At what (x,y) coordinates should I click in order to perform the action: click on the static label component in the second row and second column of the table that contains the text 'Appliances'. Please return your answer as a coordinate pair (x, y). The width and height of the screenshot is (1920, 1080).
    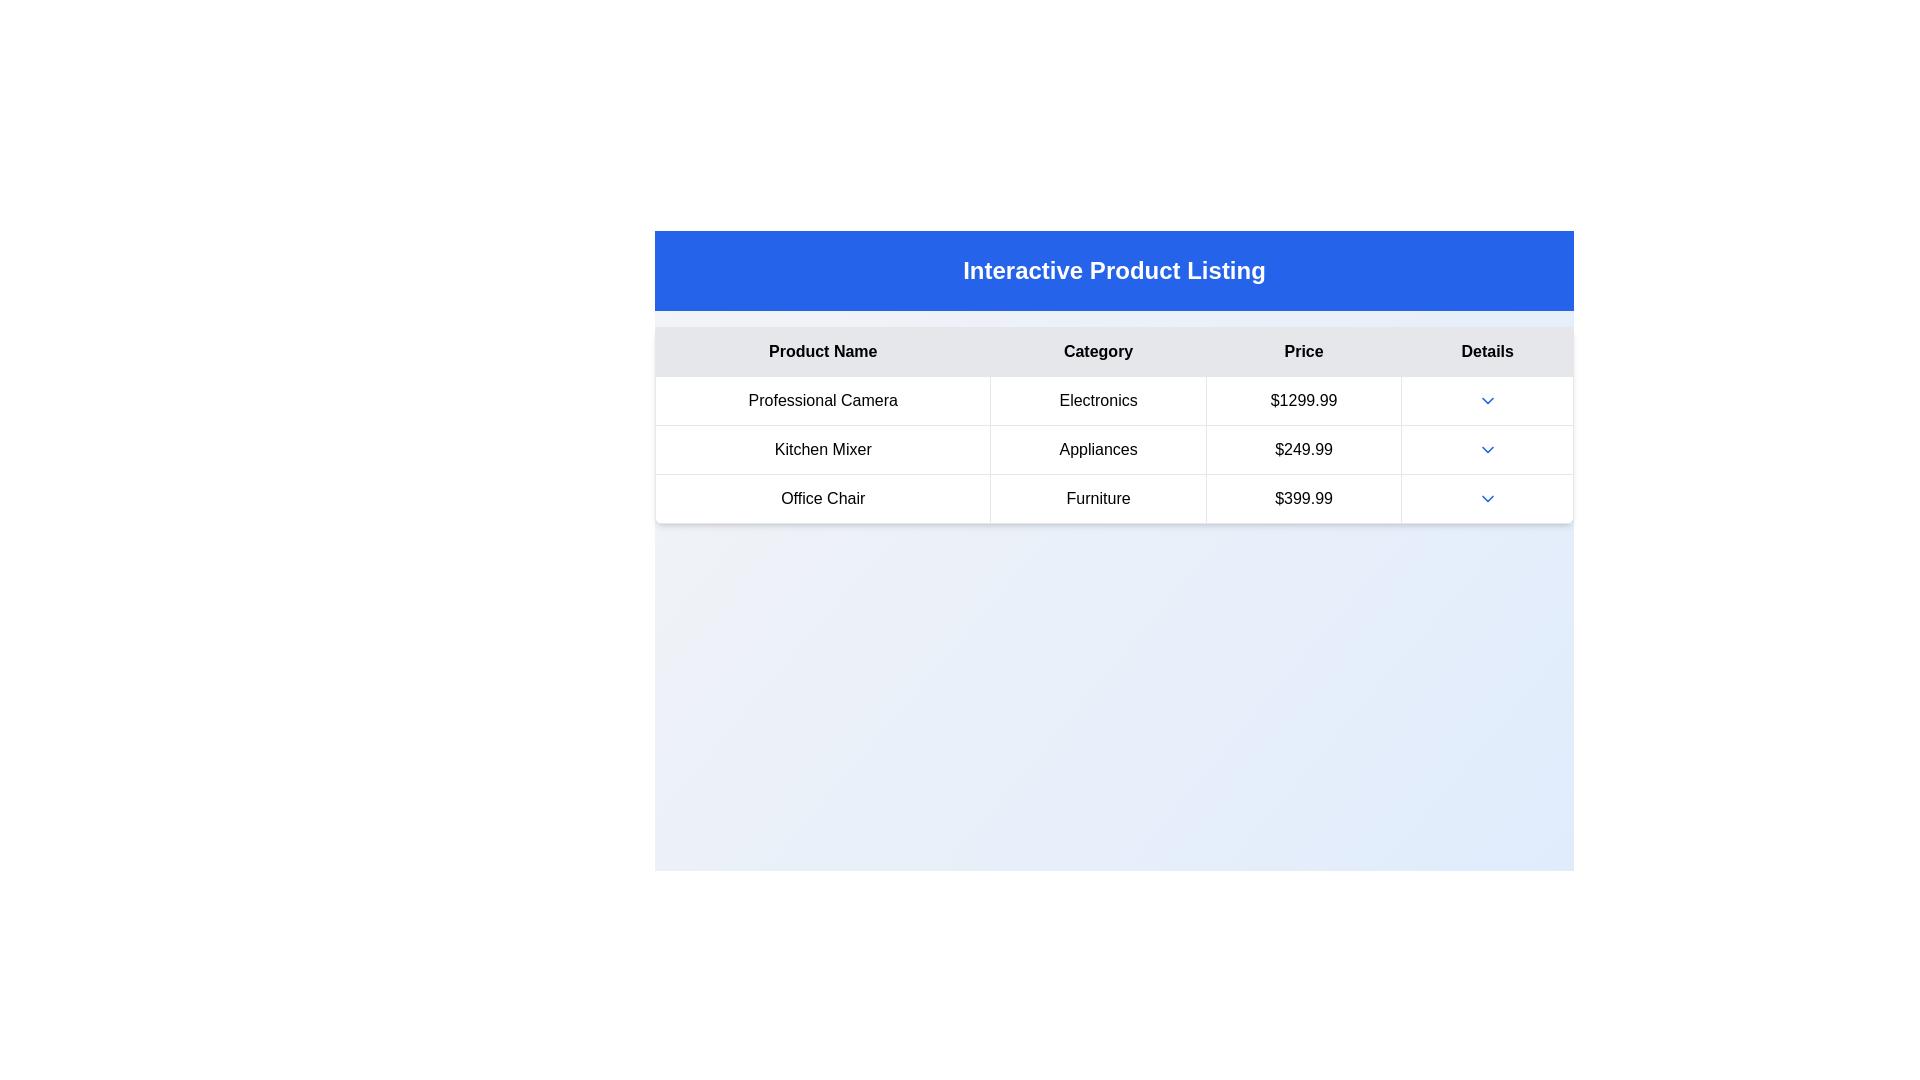
    Looking at the image, I should click on (1113, 450).